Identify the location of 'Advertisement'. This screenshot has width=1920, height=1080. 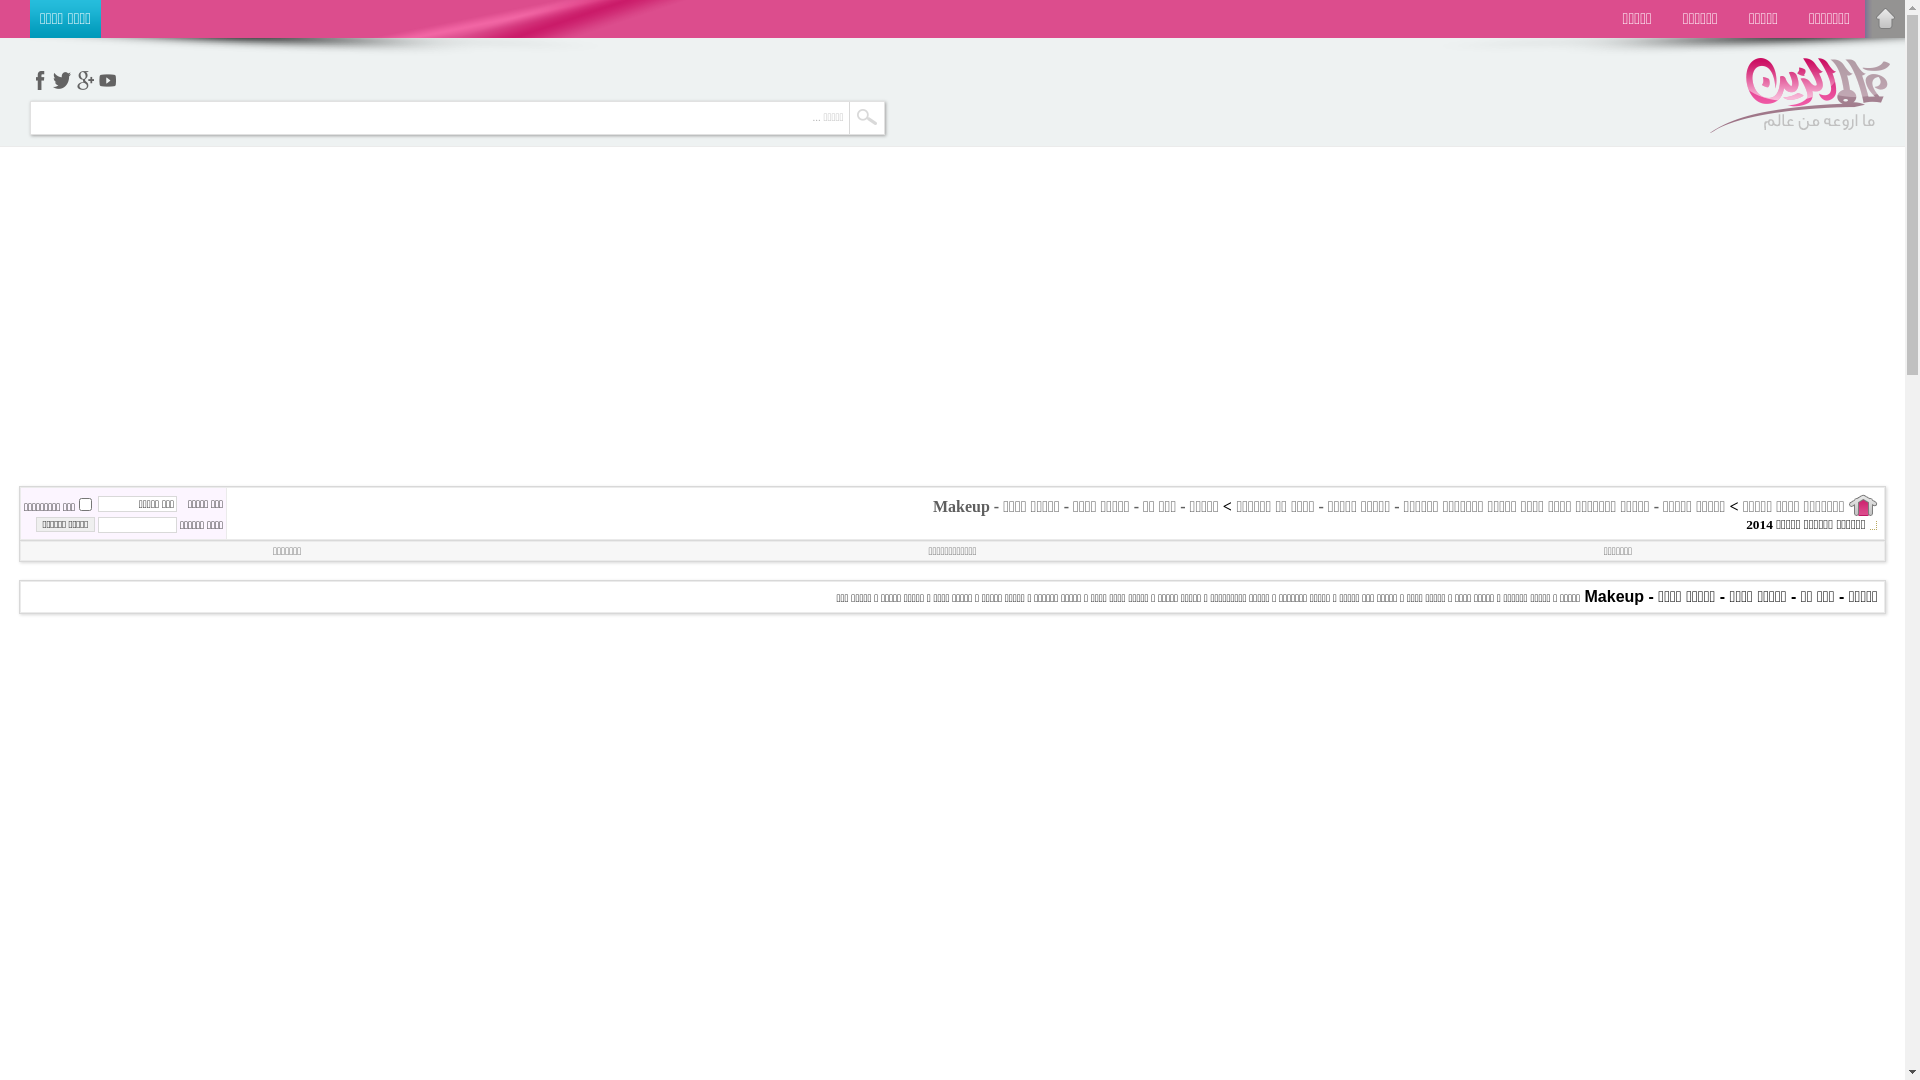
(1176, 342).